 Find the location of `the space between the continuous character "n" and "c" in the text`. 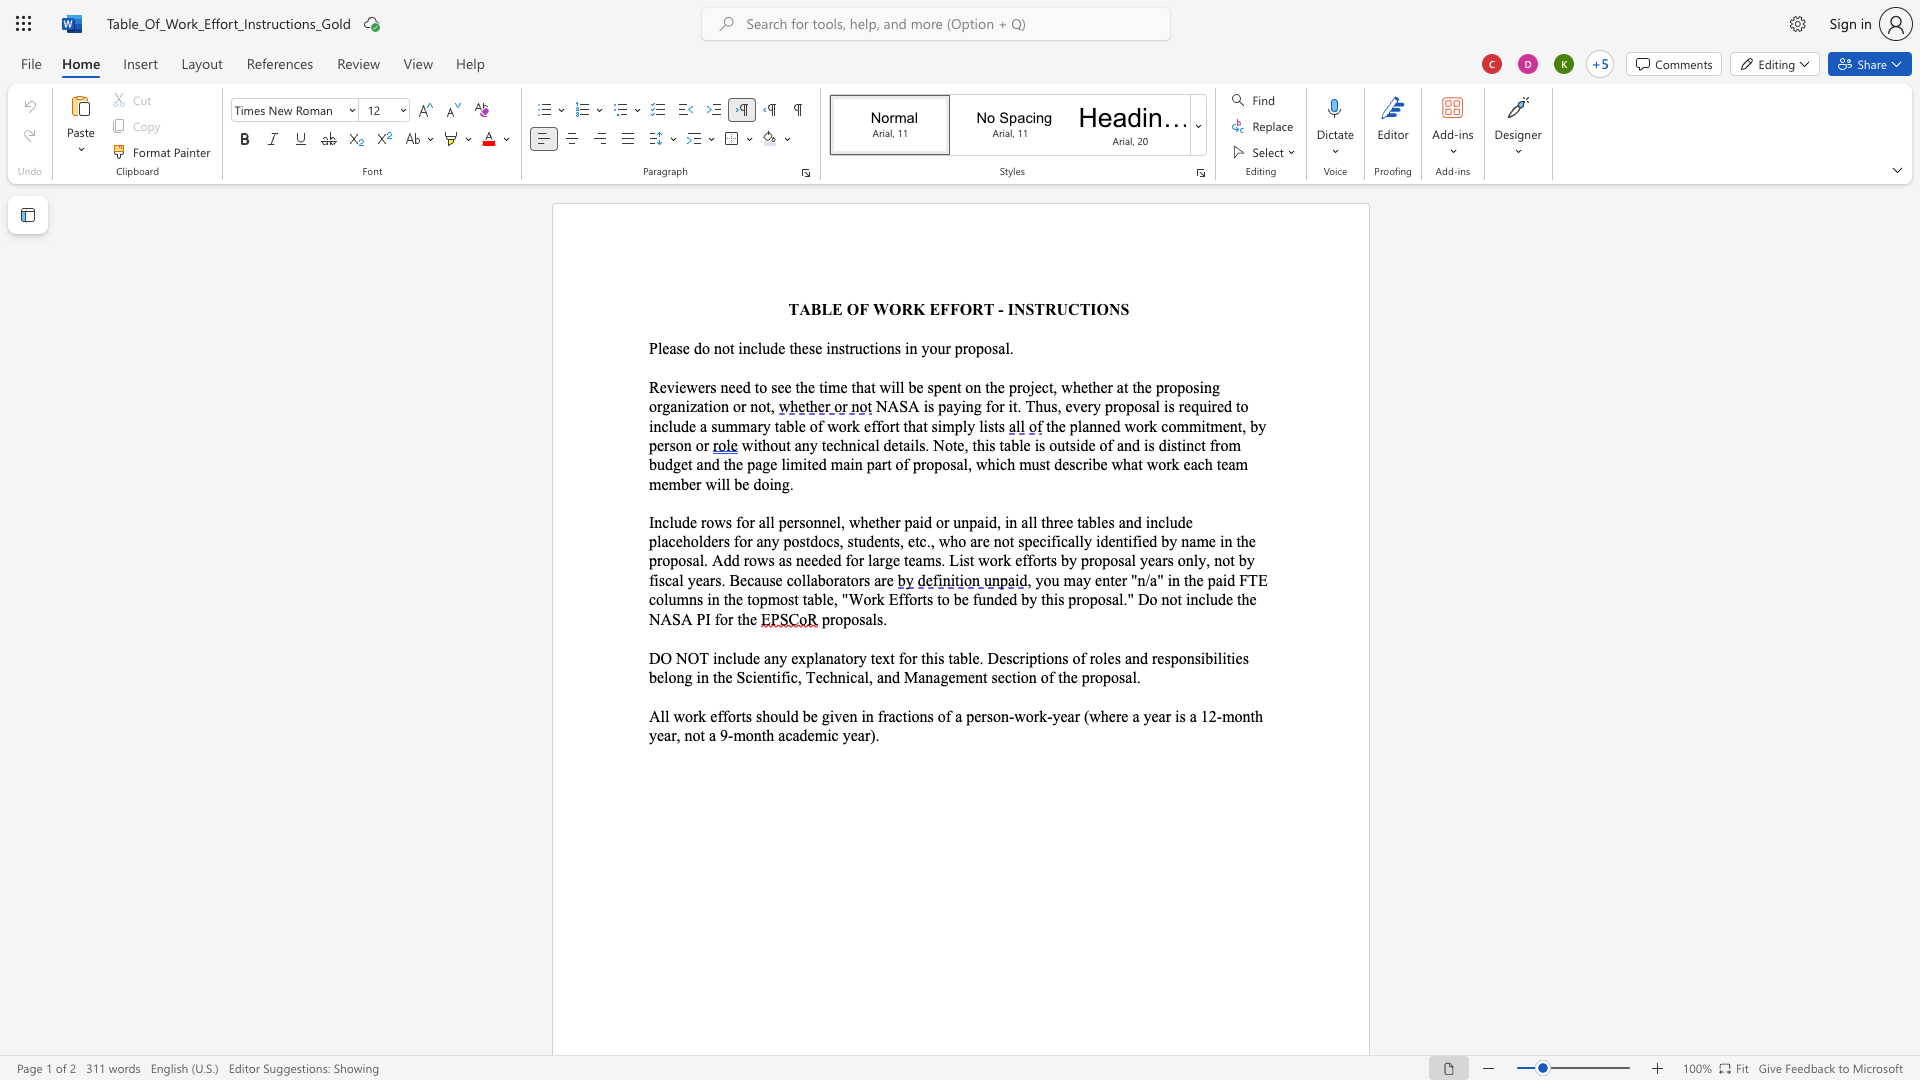

the space between the continuous character "n" and "c" in the text is located at coordinates (724, 658).